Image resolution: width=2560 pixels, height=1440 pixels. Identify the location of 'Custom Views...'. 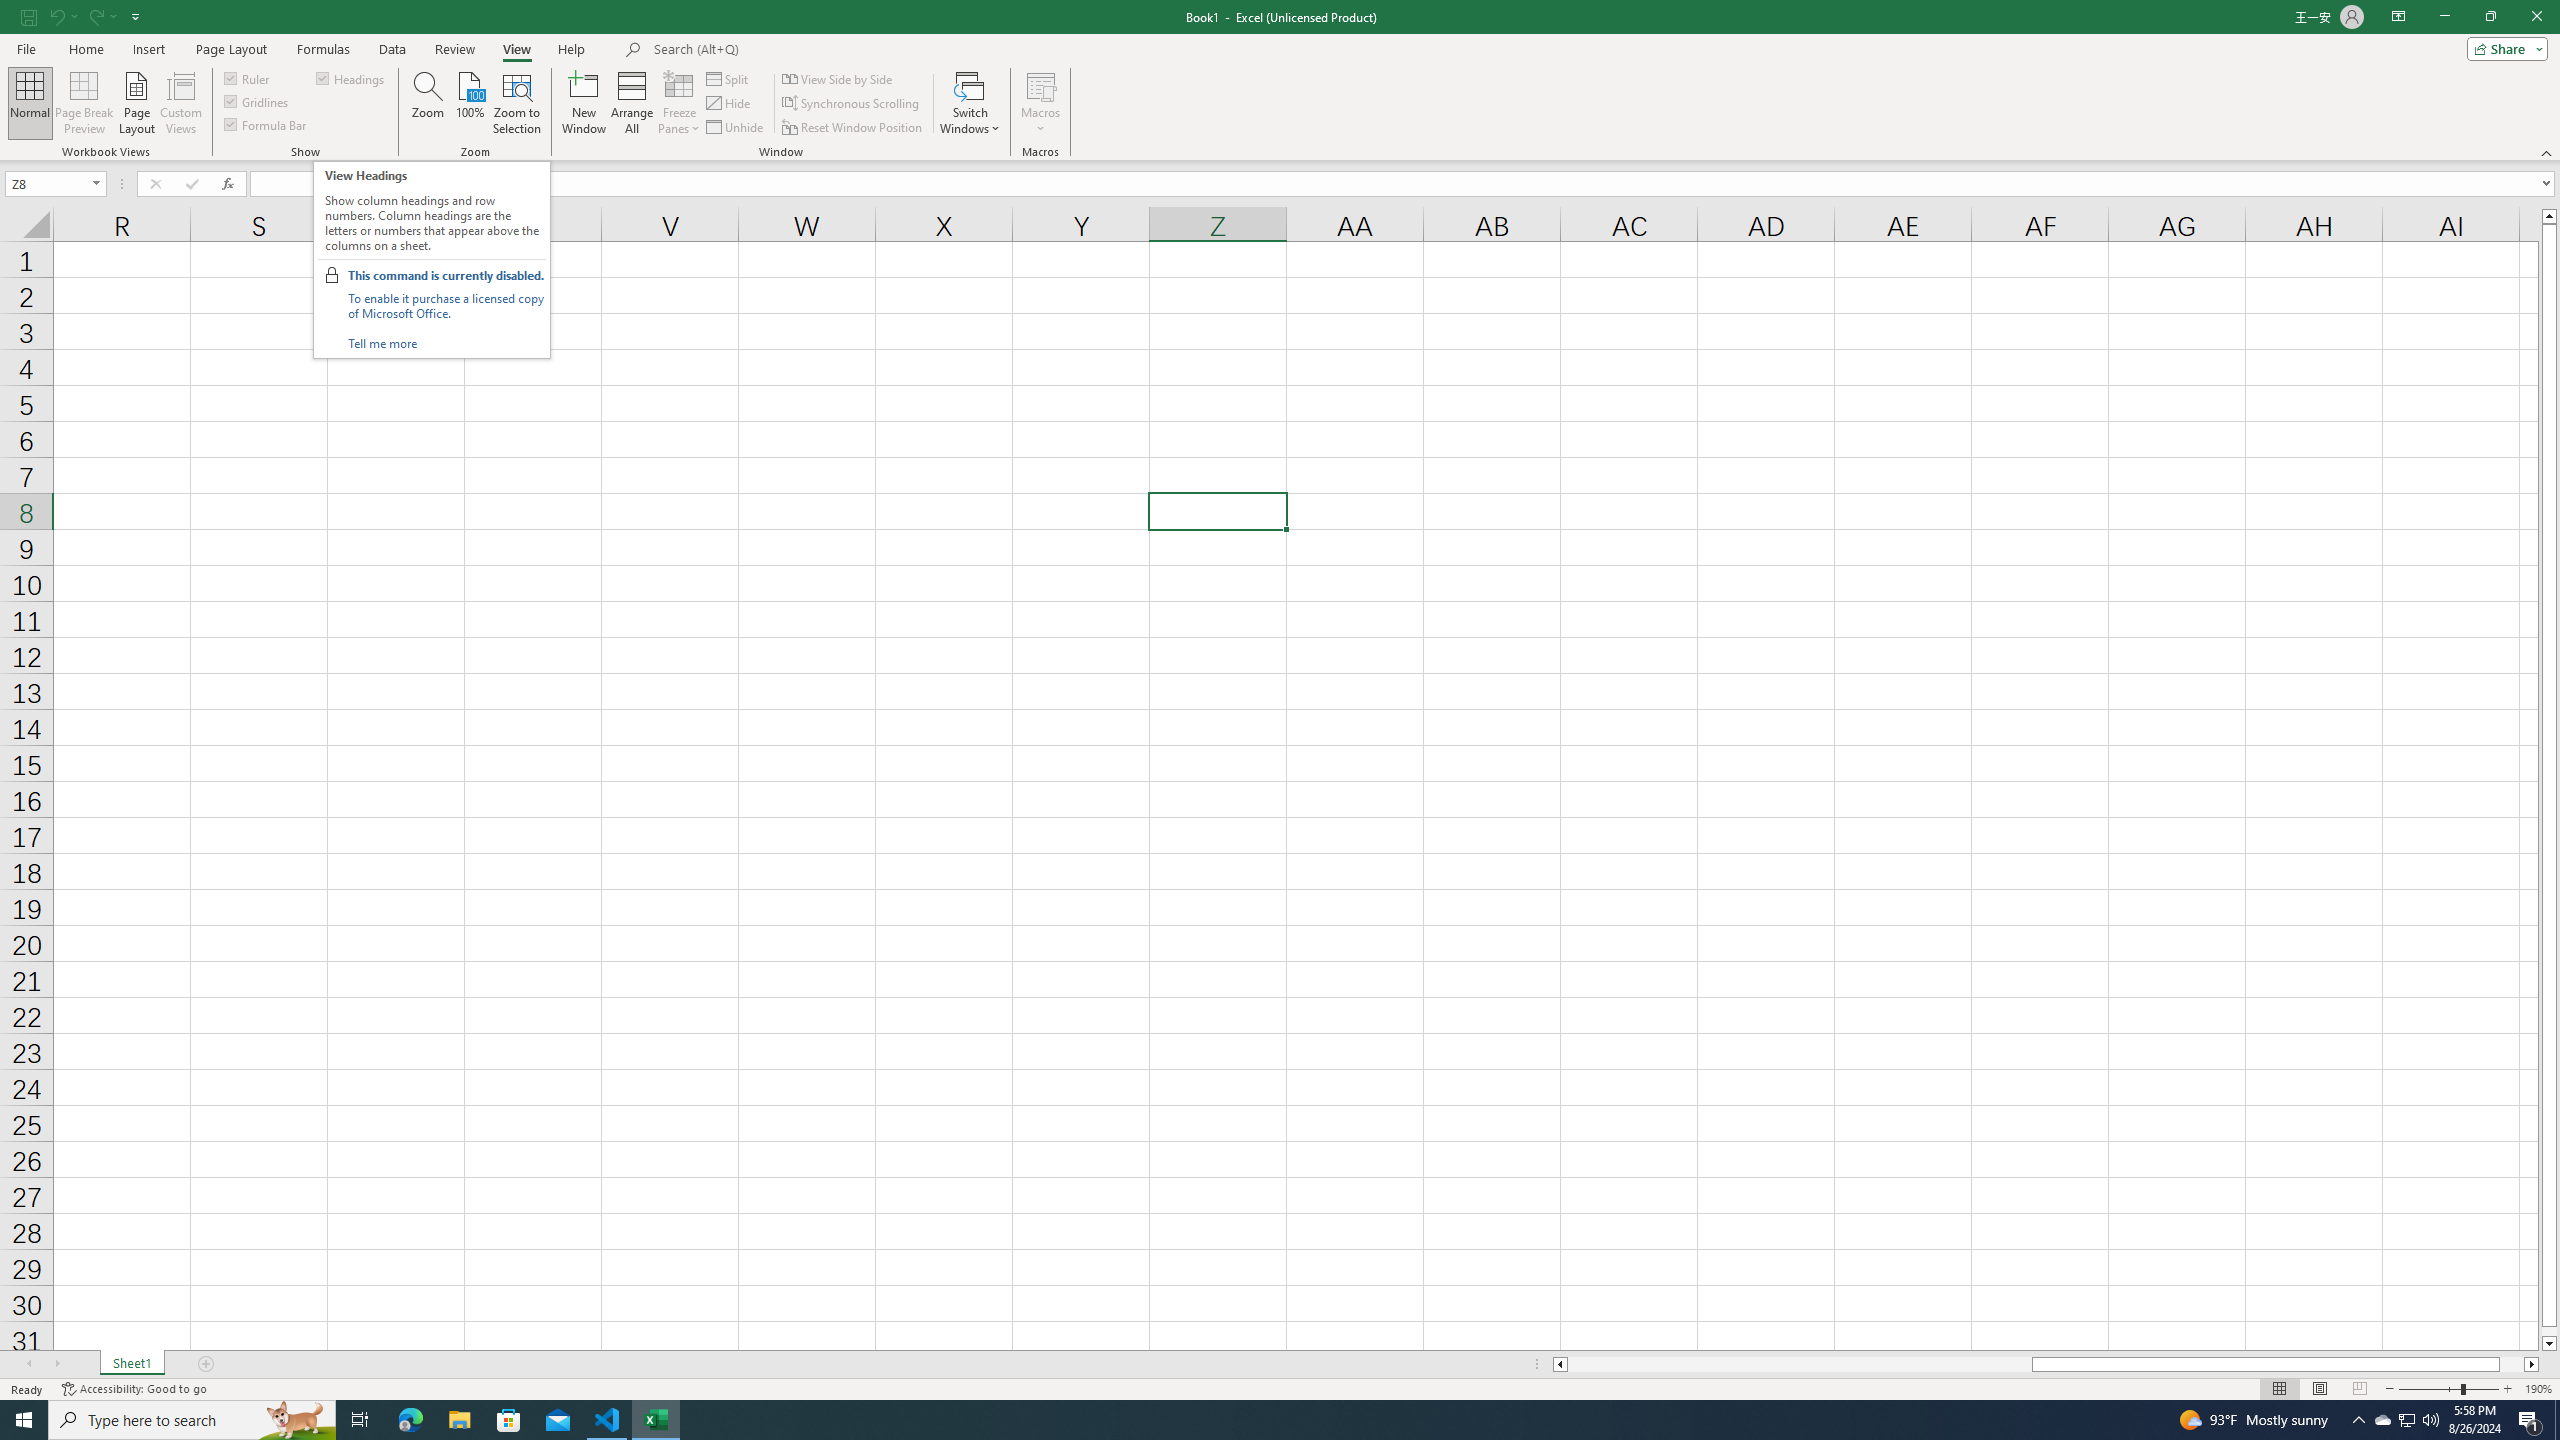
(180, 103).